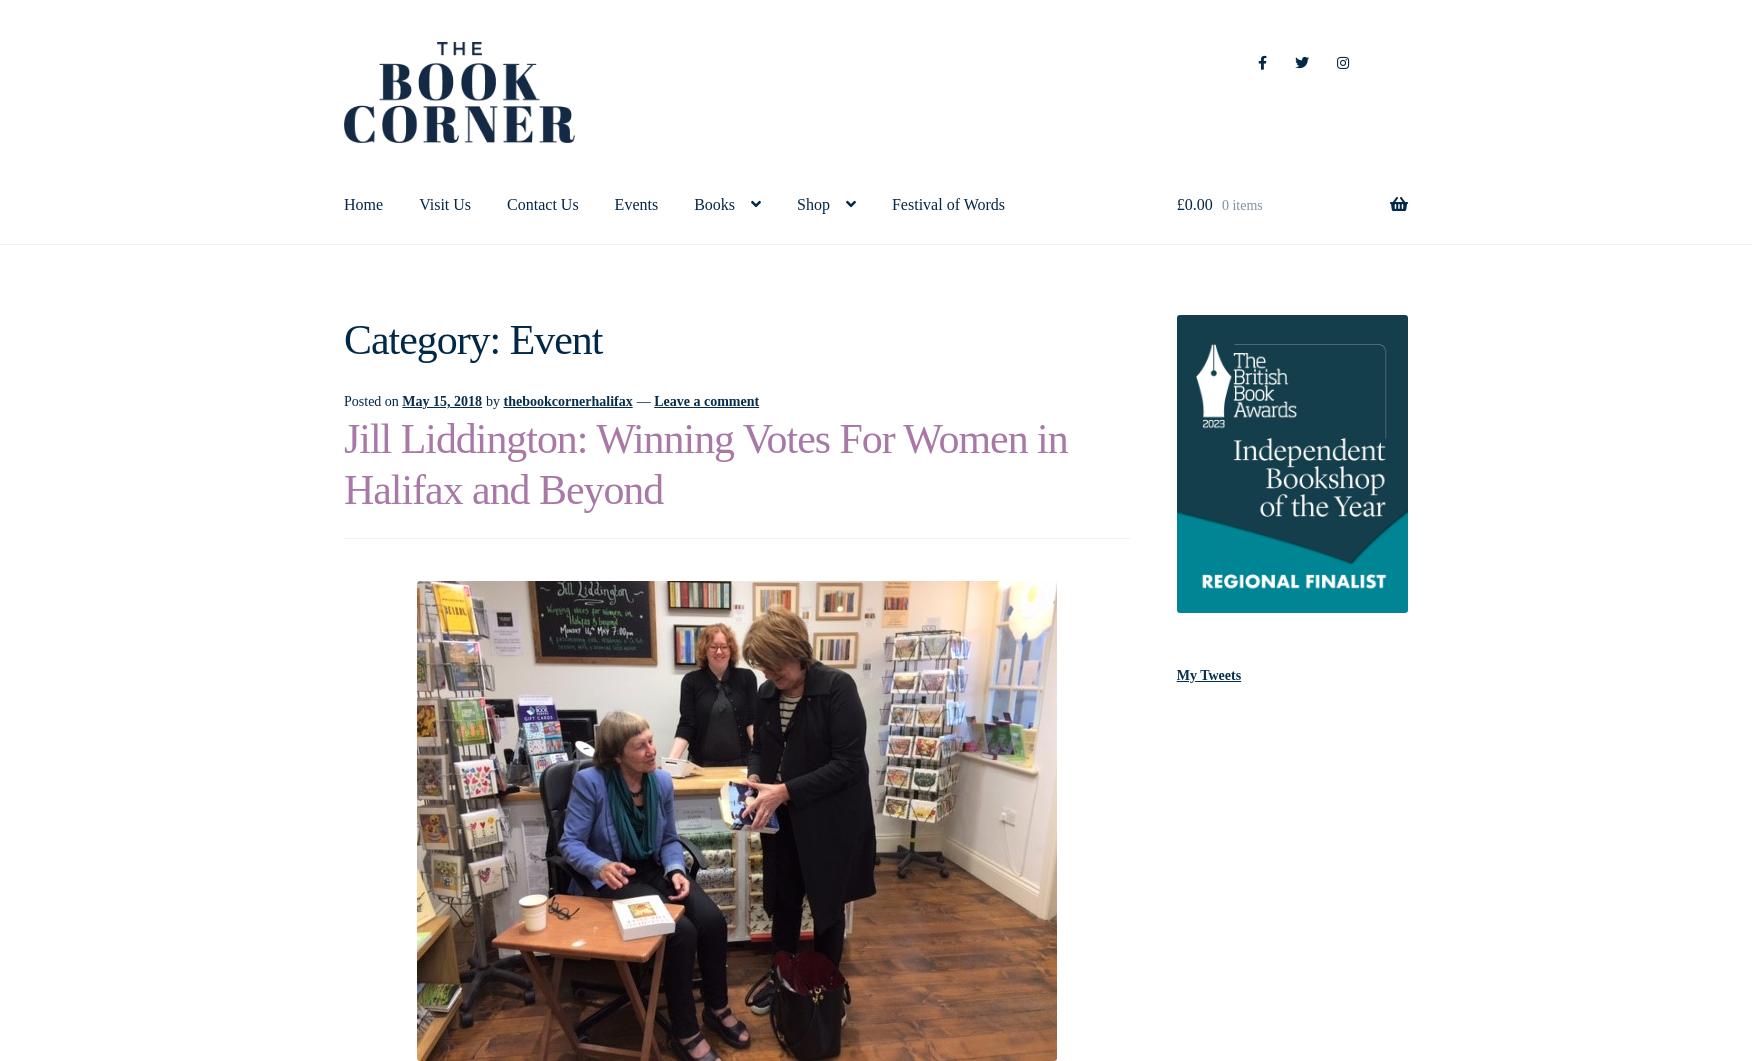 This screenshot has height=1061, width=1752. Describe the element at coordinates (372, 401) in the screenshot. I see `'Posted on'` at that location.